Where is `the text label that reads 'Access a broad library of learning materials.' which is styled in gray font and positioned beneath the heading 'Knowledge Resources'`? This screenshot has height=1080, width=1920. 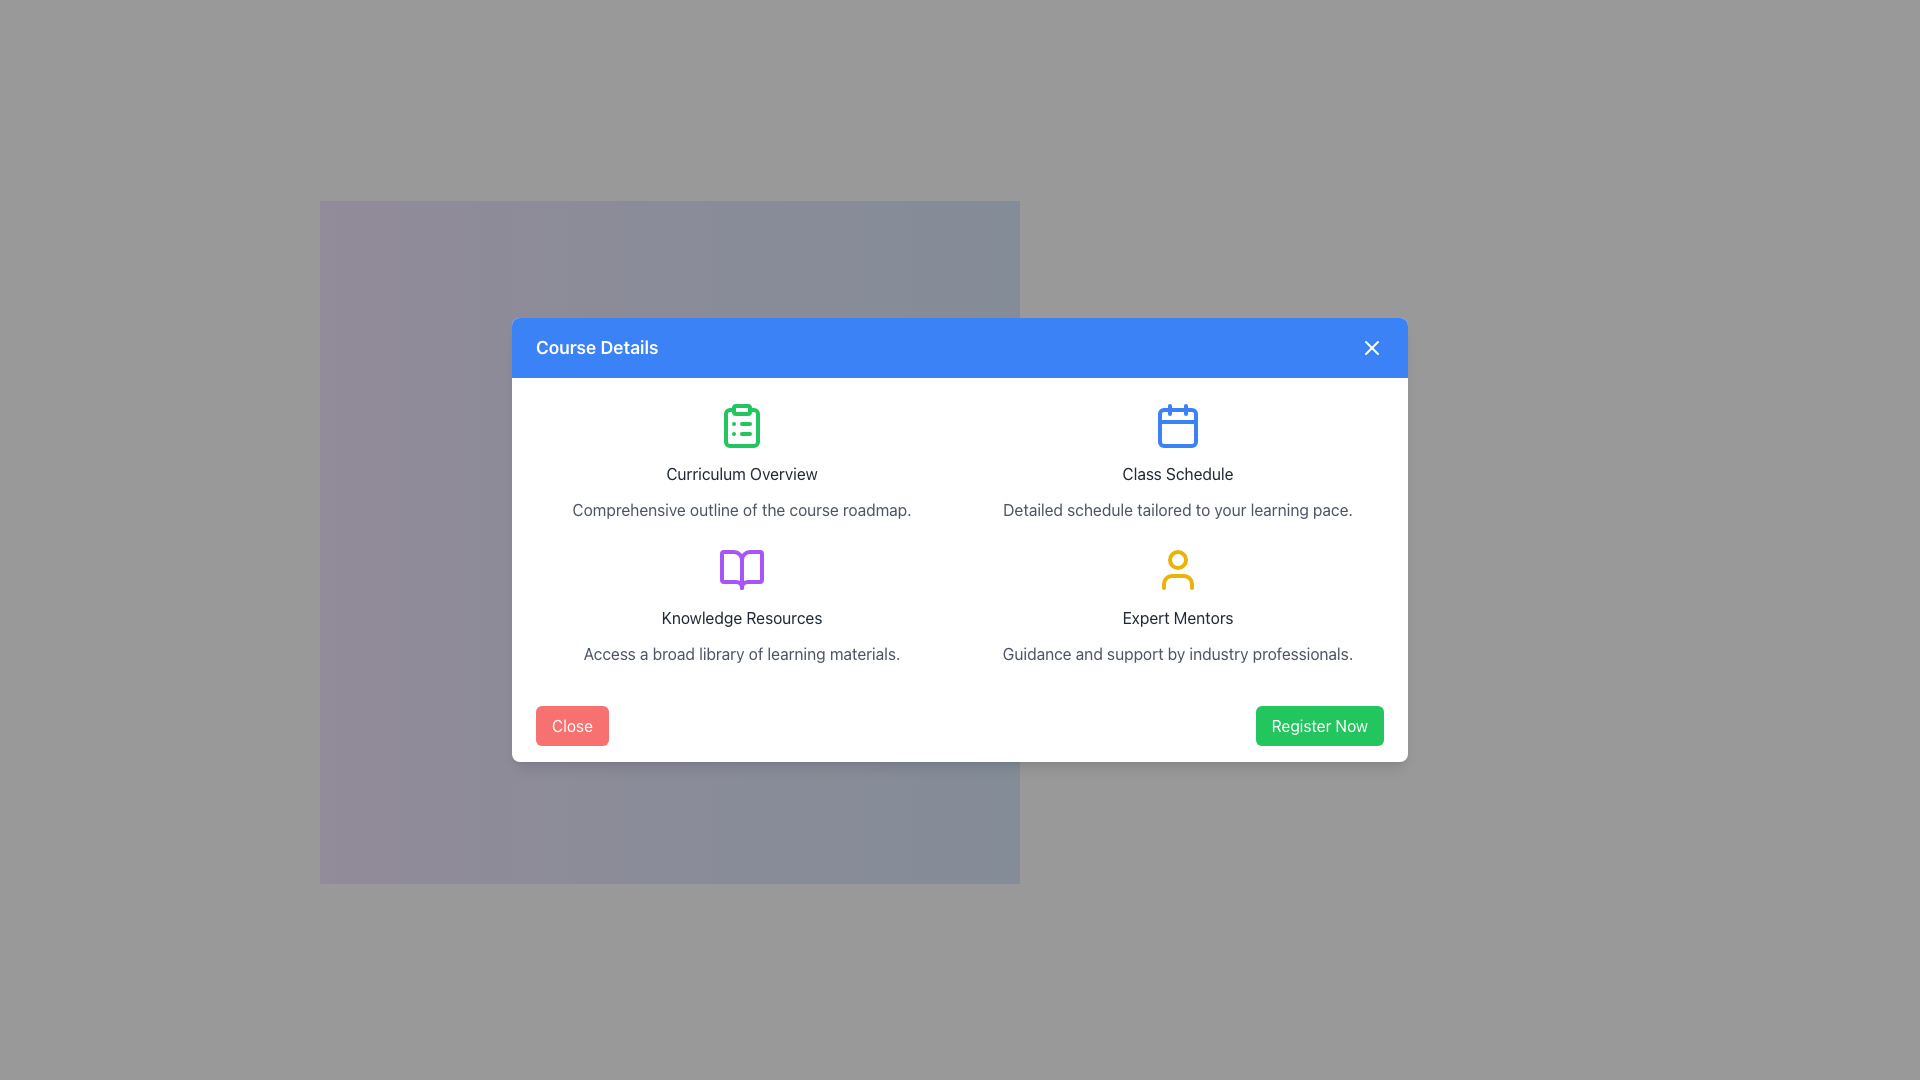 the text label that reads 'Access a broad library of learning materials.' which is styled in gray font and positioned beneath the heading 'Knowledge Resources' is located at coordinates (741, 654).